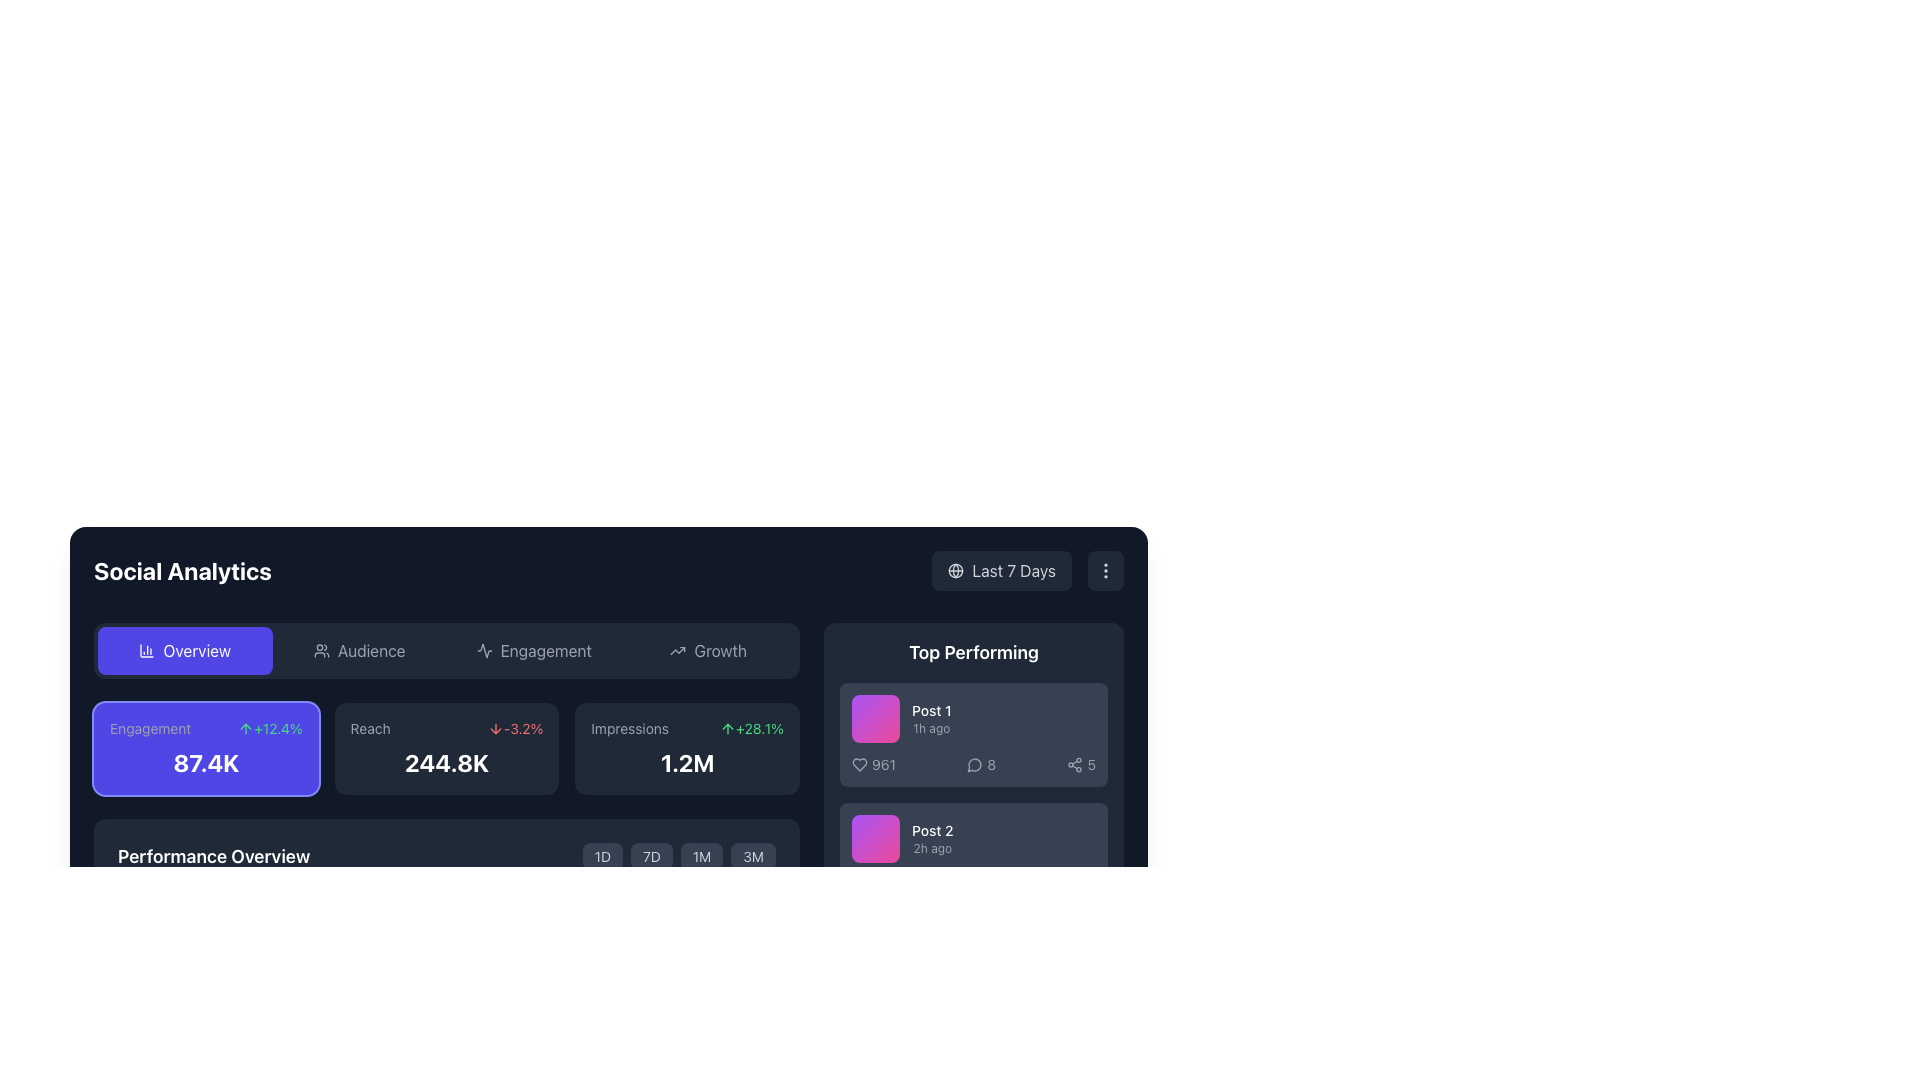 This screenshot has height=1080, width=1920. Describe the element at coordinates (873, 764) in the screenshot. I see `the heart-shaped icon with text label '961' located in the 'Top Performing' section beneath 'Post 1'` at that location.